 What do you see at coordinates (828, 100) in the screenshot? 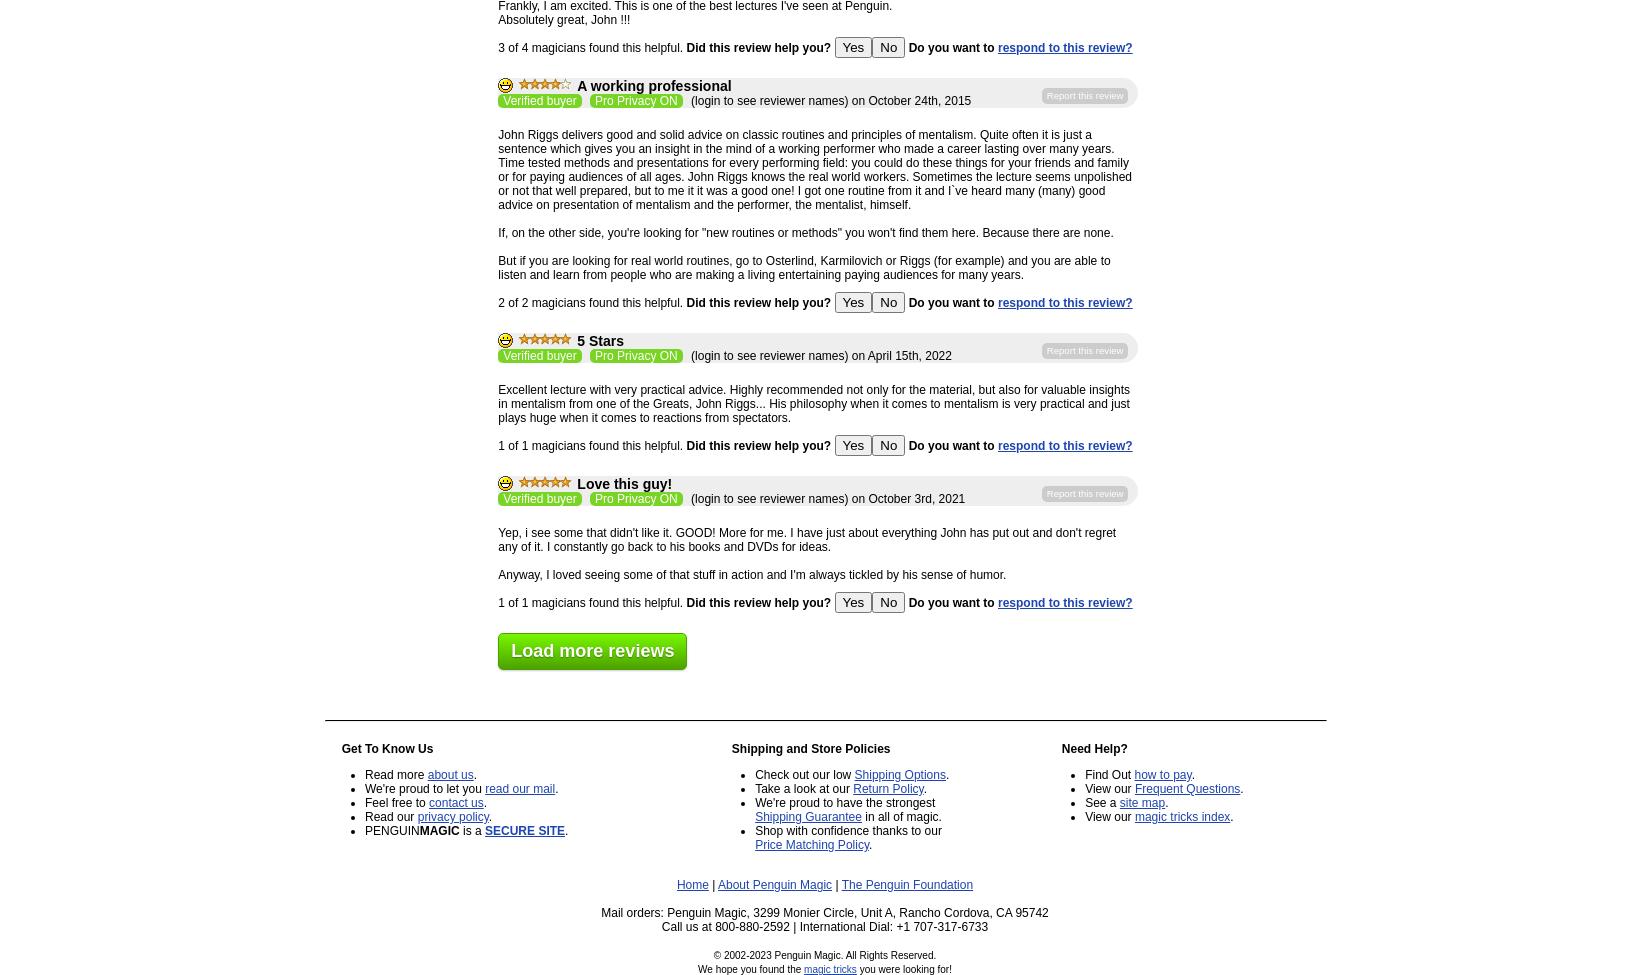
I see `'(login to see reviewer names)
         
        on October 24th, 2015'` at bounding box center [828, 100].